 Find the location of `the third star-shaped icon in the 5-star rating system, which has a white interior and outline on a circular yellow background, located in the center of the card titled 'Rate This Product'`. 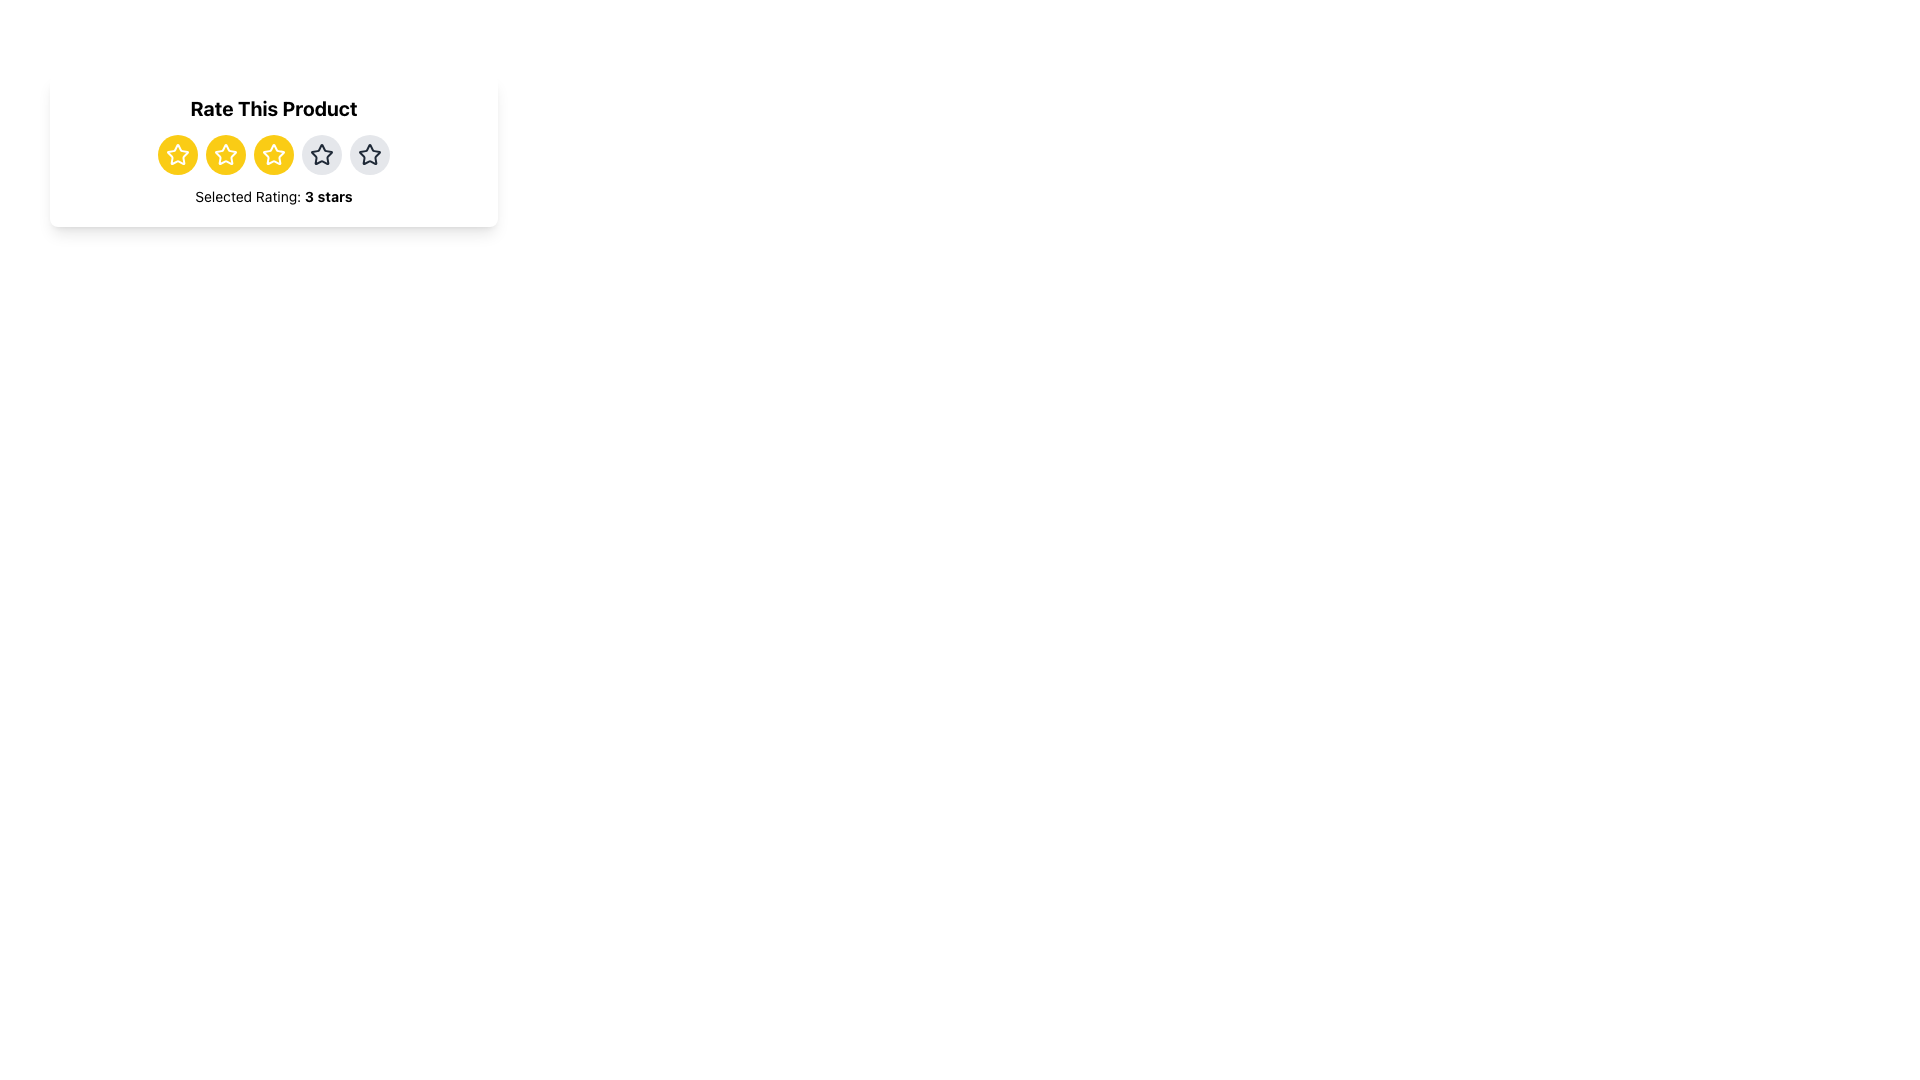

the third star-shaped icon in the 5-star rating system, which has a white interior and outline on a circular yellow background, located in the center of the card titled 'Rate This Product' is located at coordinates (177, 153).